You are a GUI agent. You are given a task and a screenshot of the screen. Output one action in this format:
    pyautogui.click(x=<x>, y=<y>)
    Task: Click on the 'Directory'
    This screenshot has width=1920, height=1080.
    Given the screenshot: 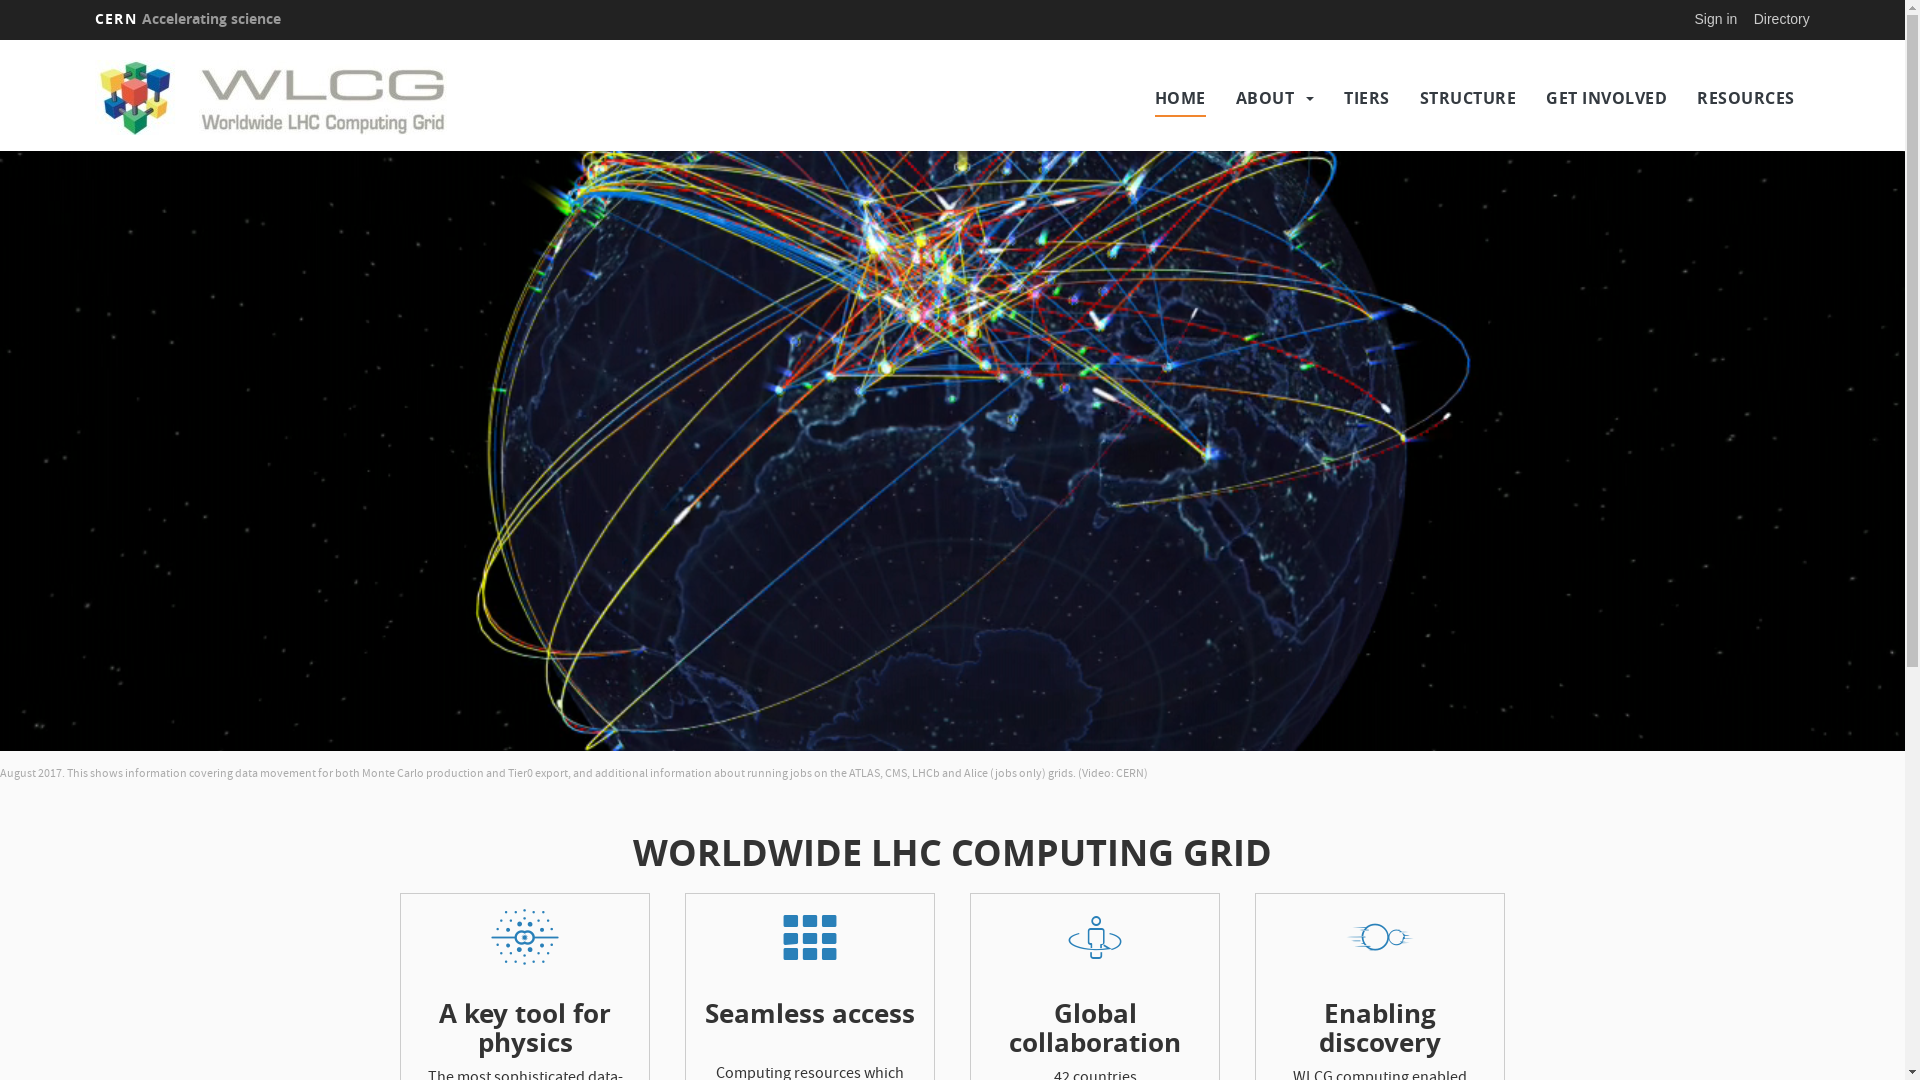 What is the action you would take?
    pyautogui.click(x=1781, y=19)
    